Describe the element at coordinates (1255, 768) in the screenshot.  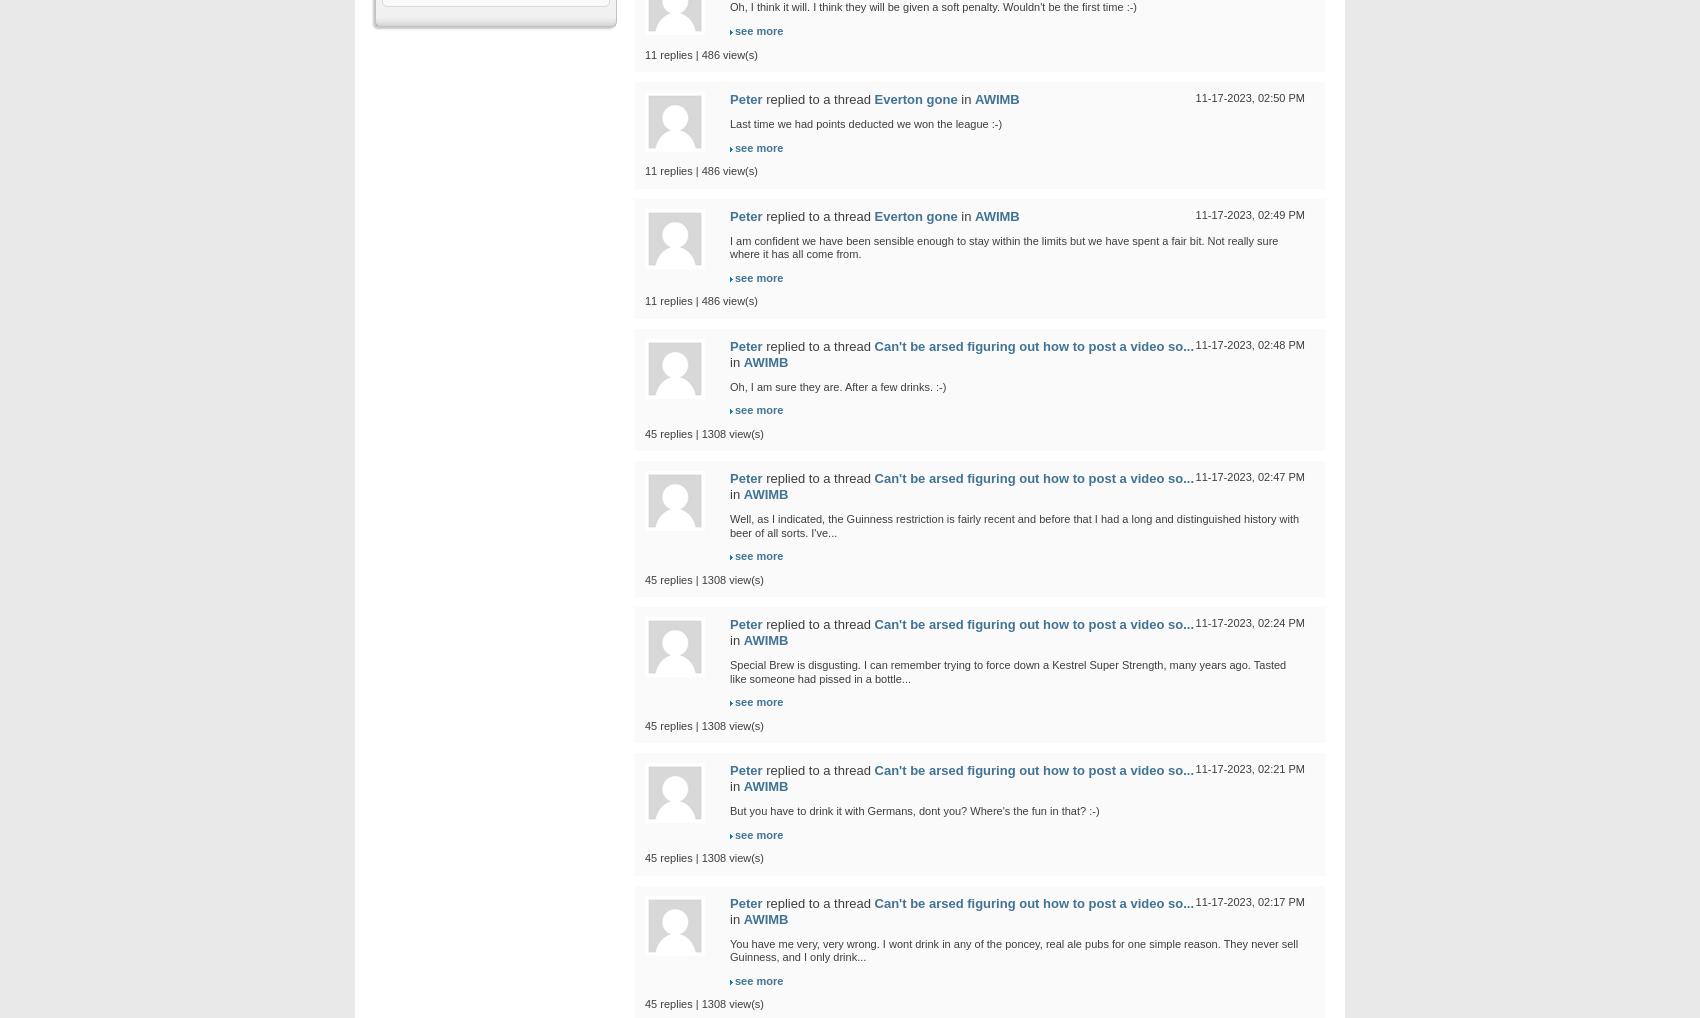
I see `'02:21 PM'` at that location.